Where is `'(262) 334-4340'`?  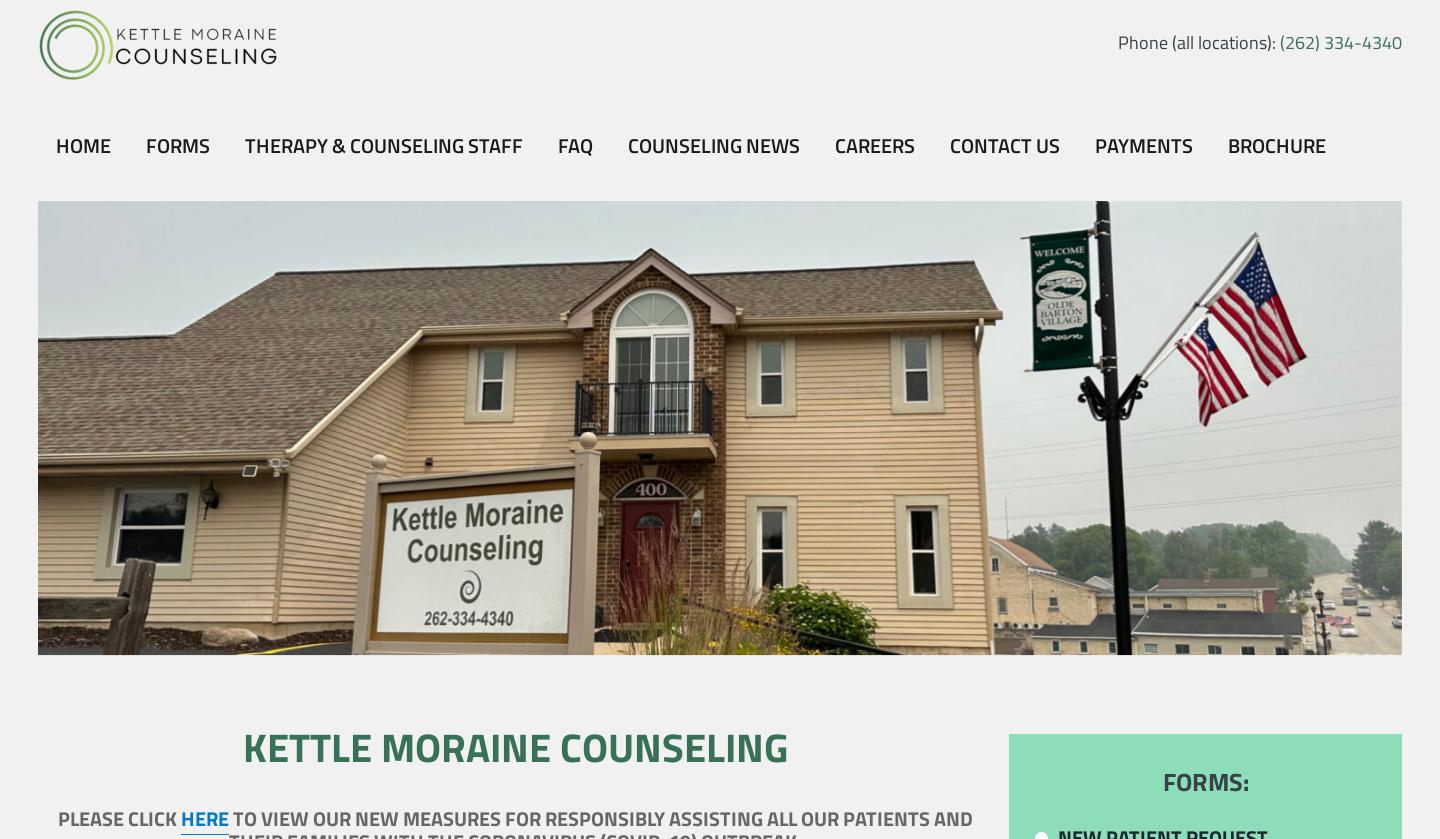
'(262) 334-4340' is located at coordinates (1339, 42).